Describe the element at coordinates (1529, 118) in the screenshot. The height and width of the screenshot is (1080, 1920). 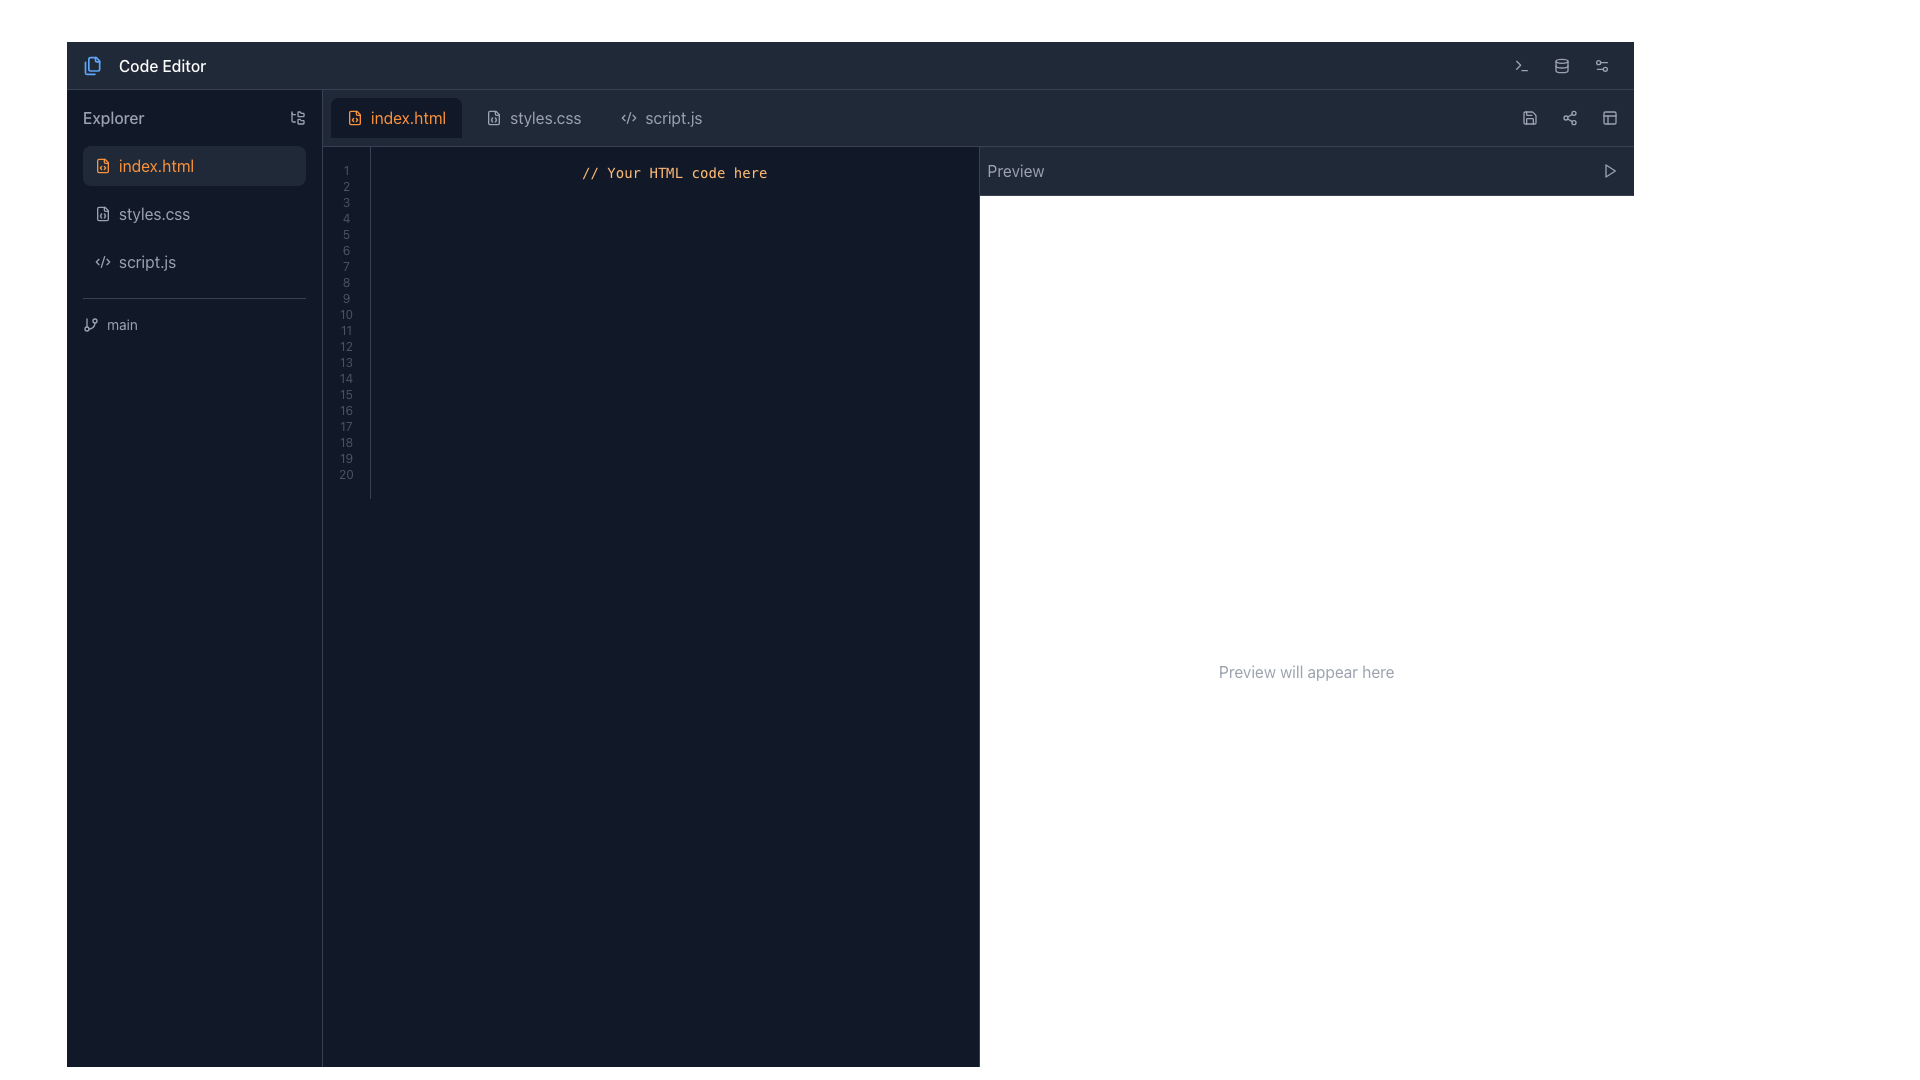
I see `the save icon, which is a small graphical representation resembling a floppy disk, located` at that location.